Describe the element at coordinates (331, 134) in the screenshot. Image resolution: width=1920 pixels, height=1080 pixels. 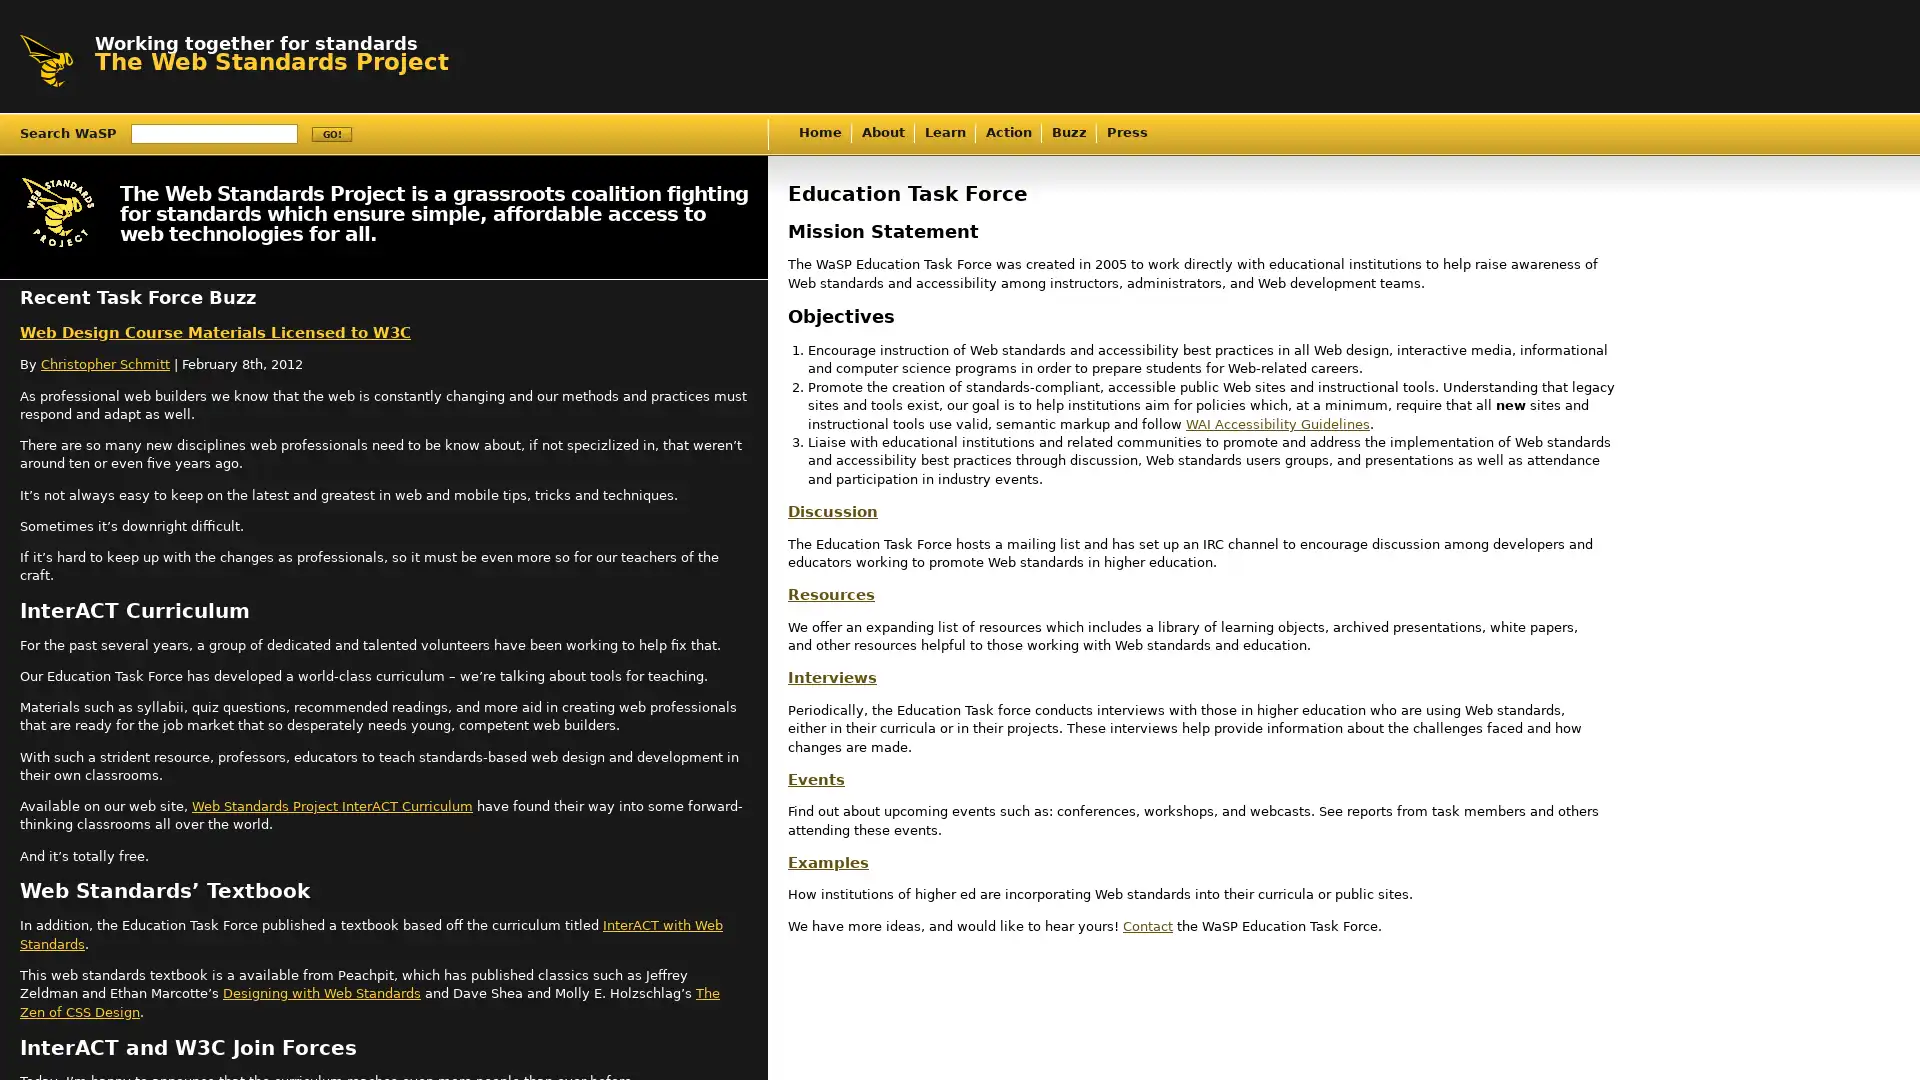
I see `Go!` at that location.